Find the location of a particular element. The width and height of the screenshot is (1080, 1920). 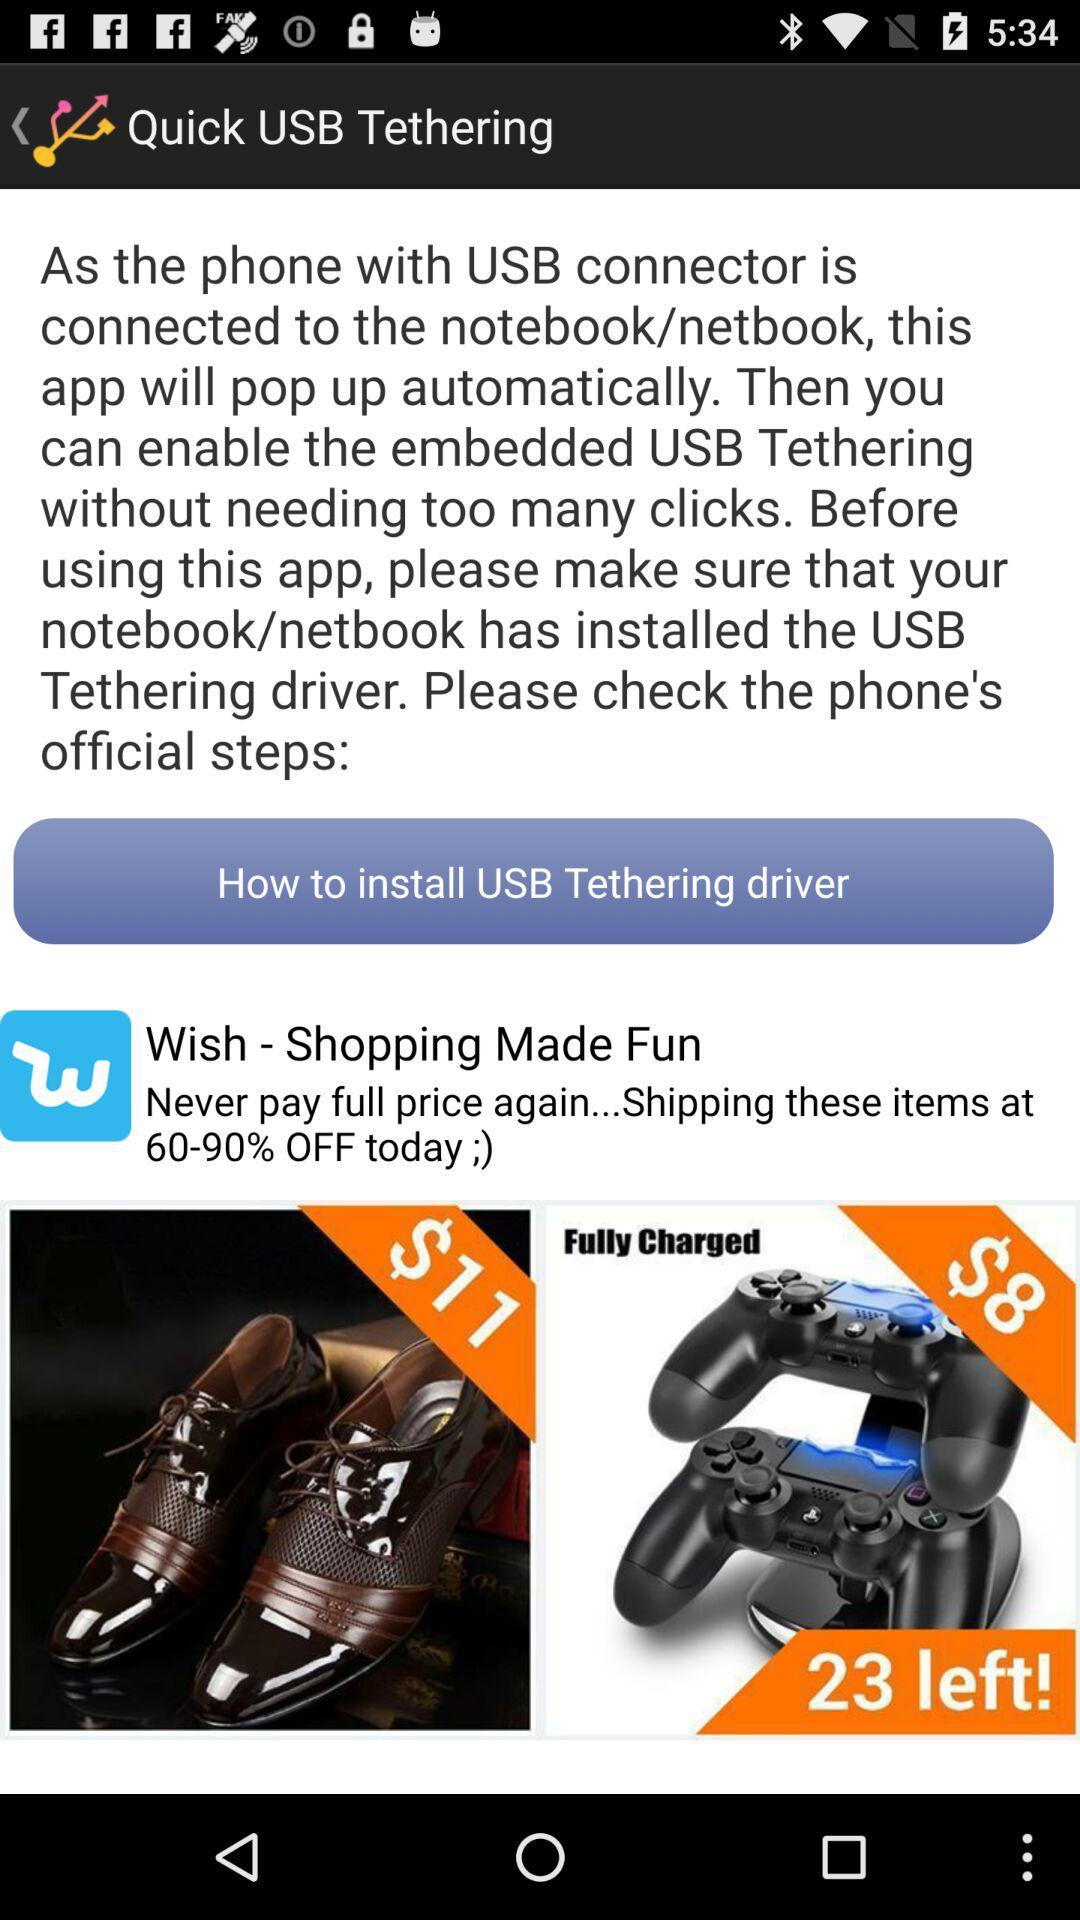

the item on the left is located at coordinates (64, 1074).